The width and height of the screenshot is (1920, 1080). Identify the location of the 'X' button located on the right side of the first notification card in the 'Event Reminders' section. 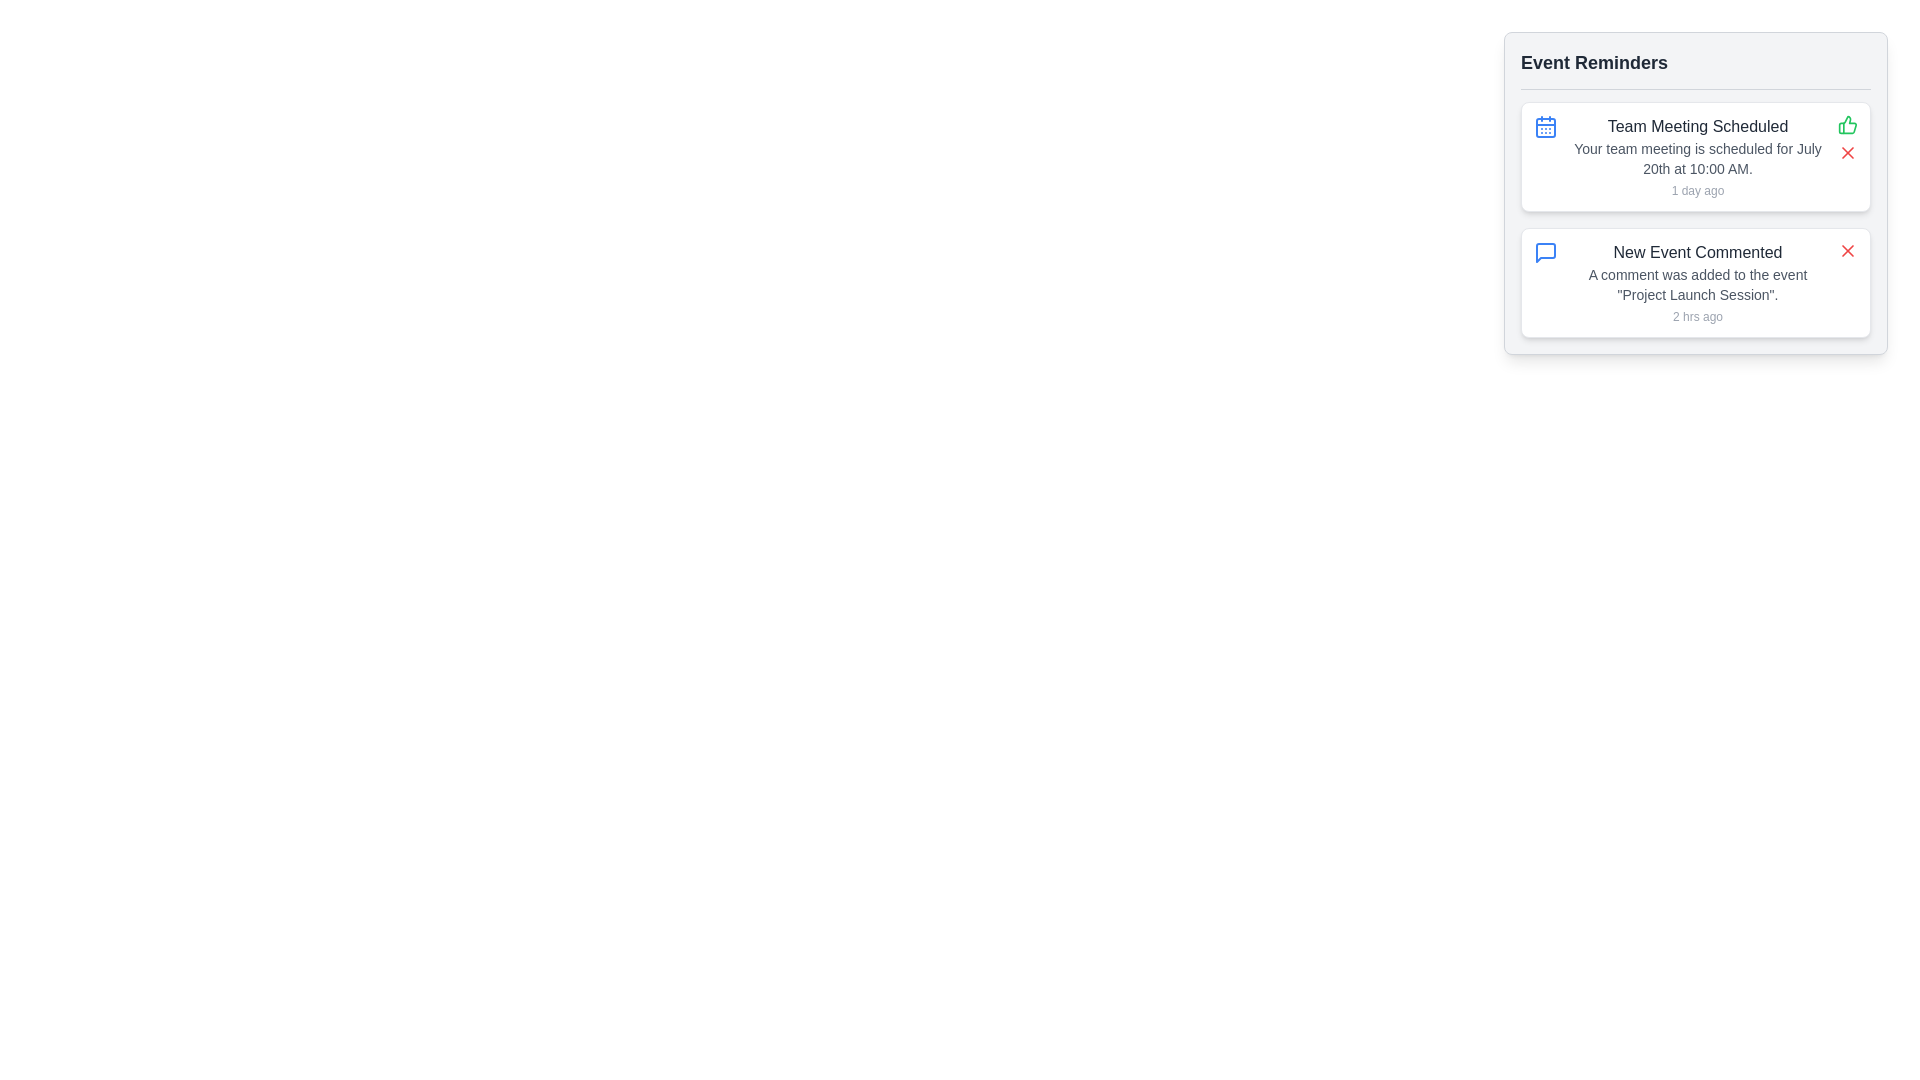
(1847, 152).